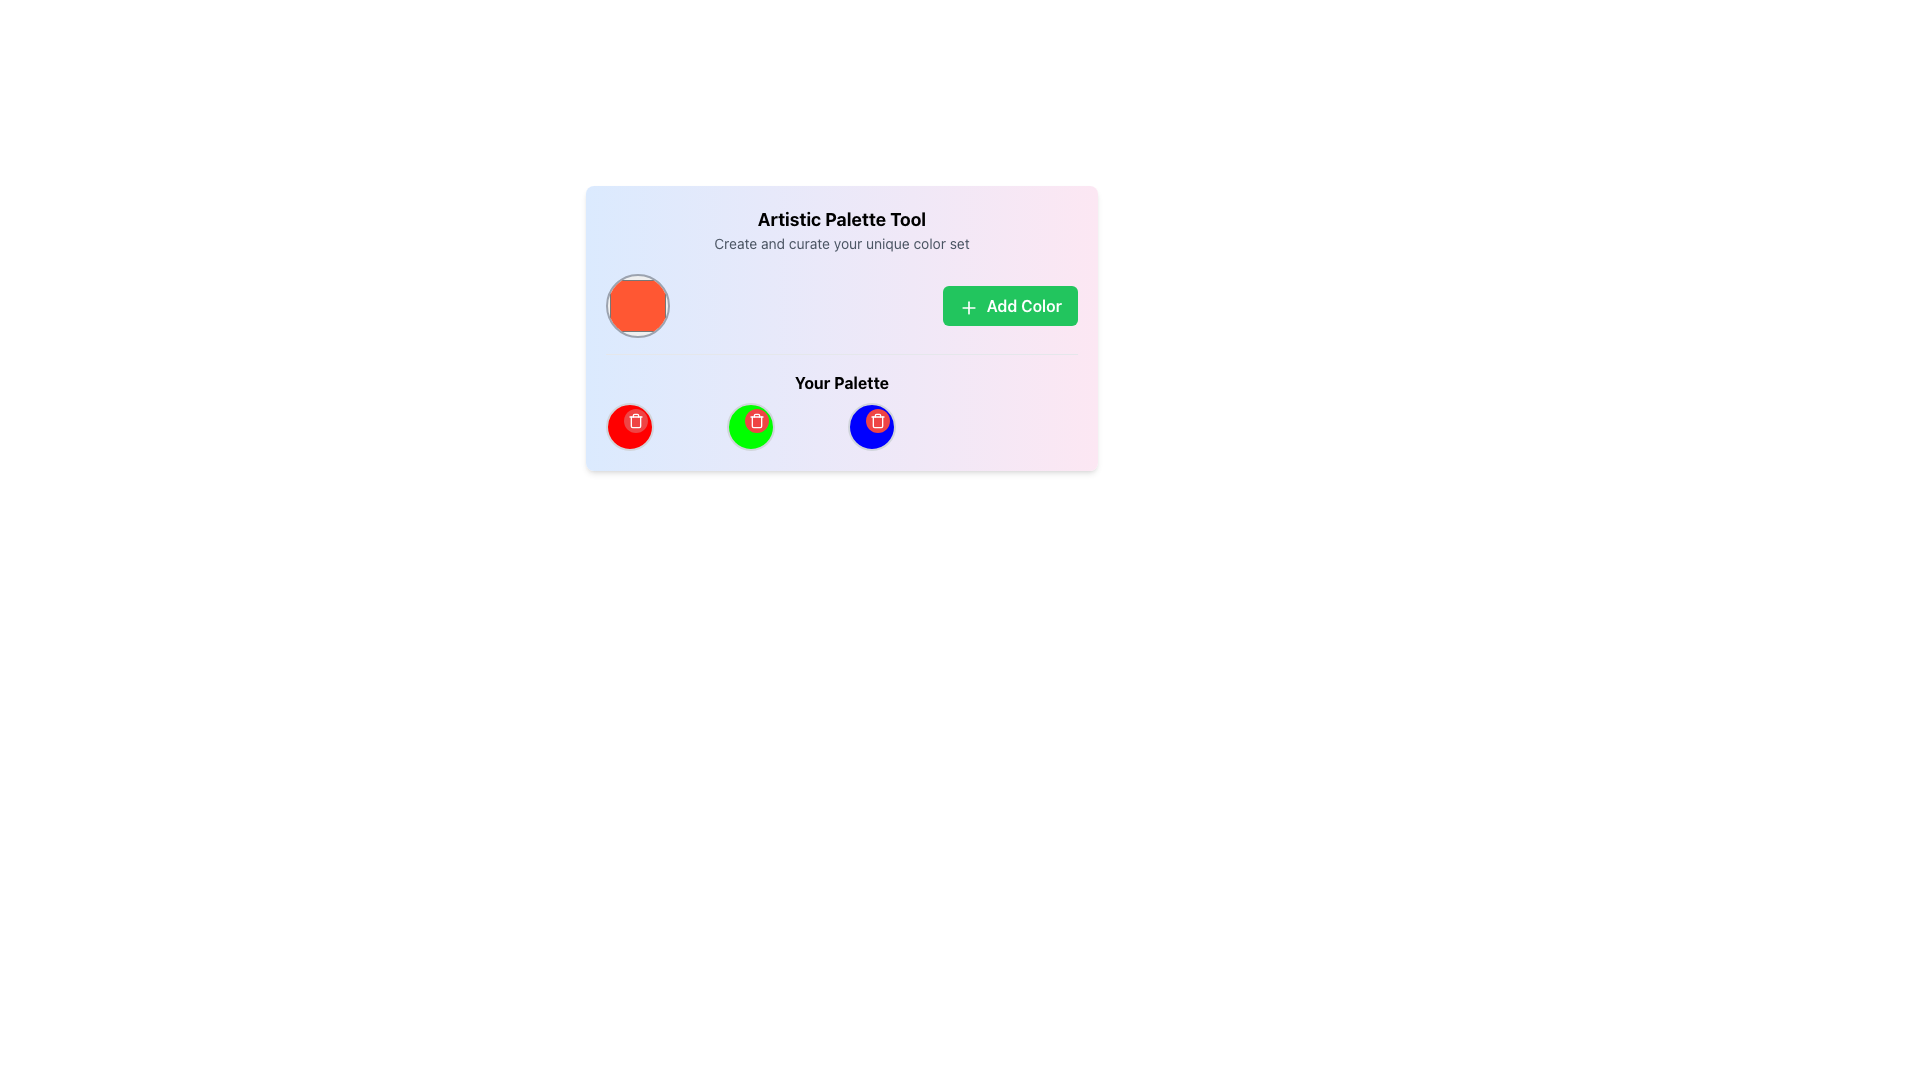 This screenshot has height=1080, width=1920. What do you see at coordinates (756, 419) in the screenshot?
I see `the delete icon button located at the bottom-left corner of the 'Your Palette' section` at bounding box center [756, 419].